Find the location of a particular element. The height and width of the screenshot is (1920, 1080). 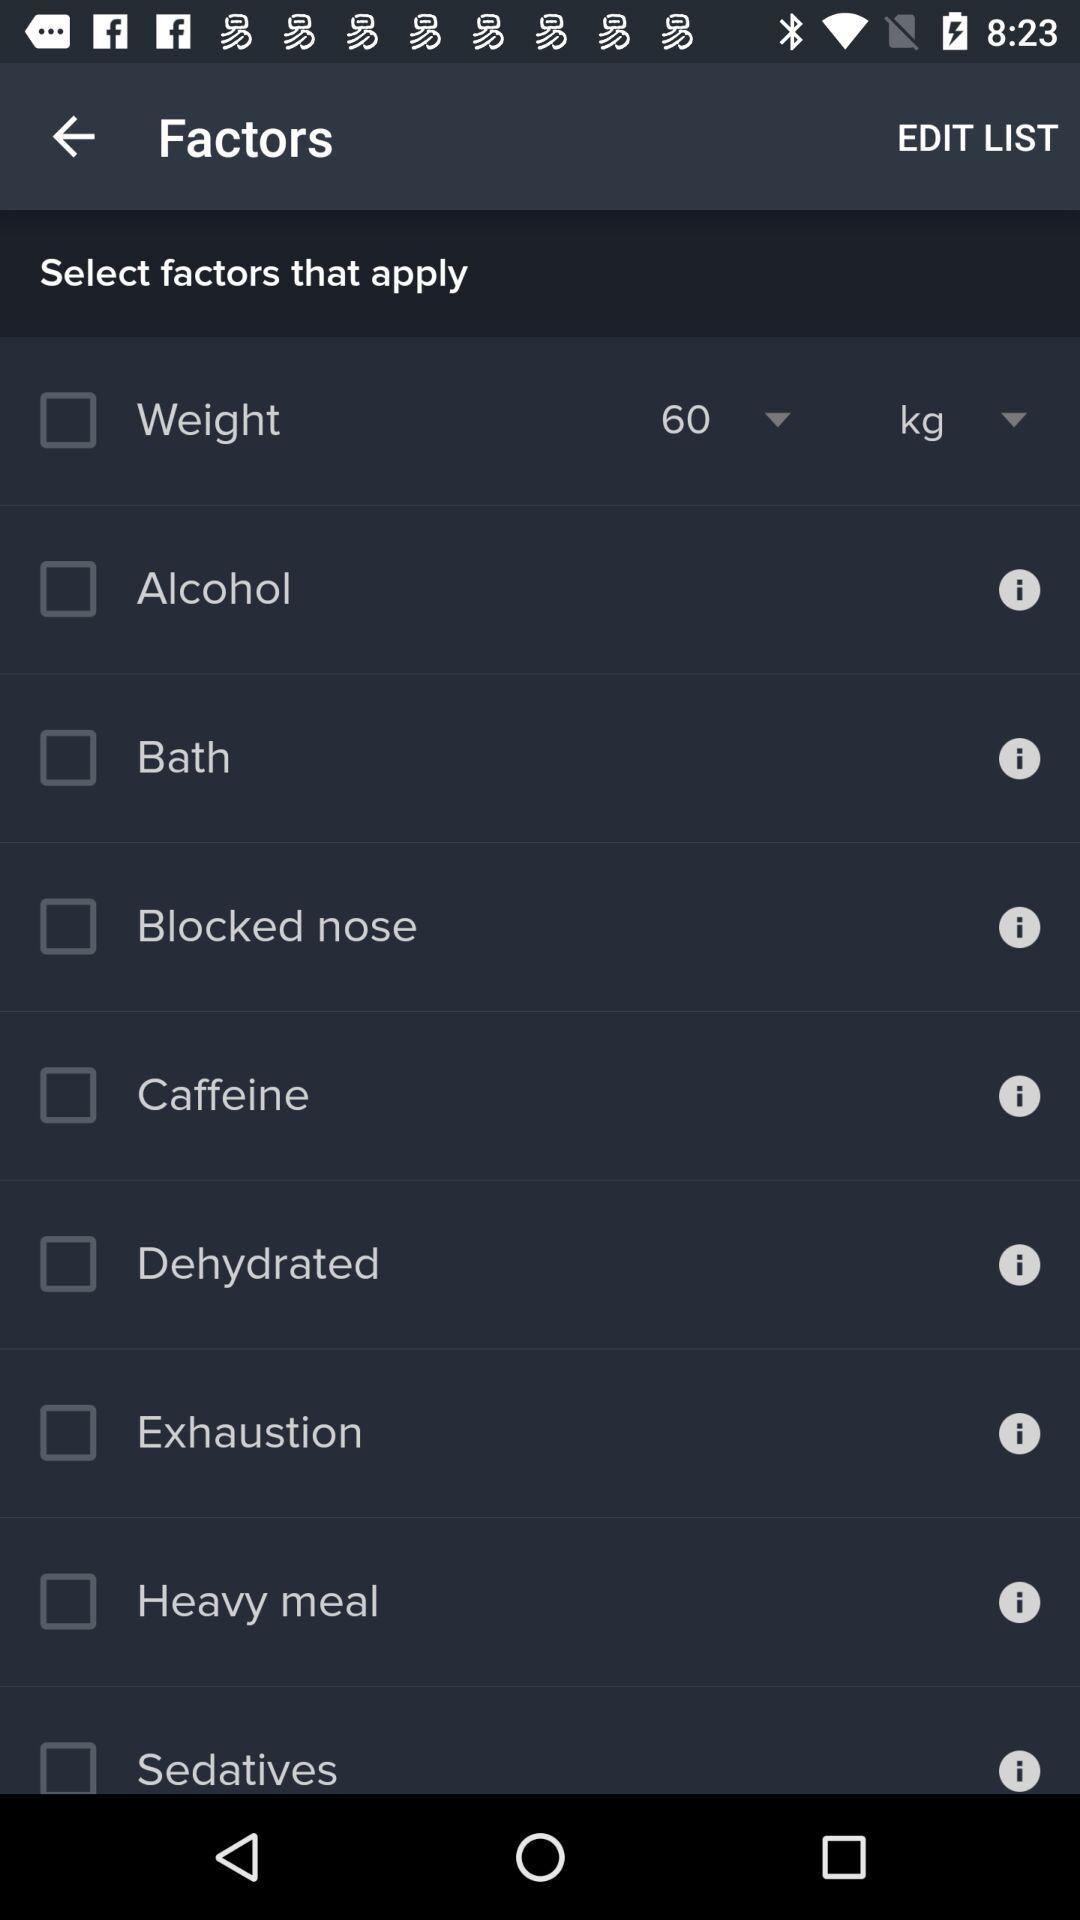

show more information is located at coordinates (1019, 588).